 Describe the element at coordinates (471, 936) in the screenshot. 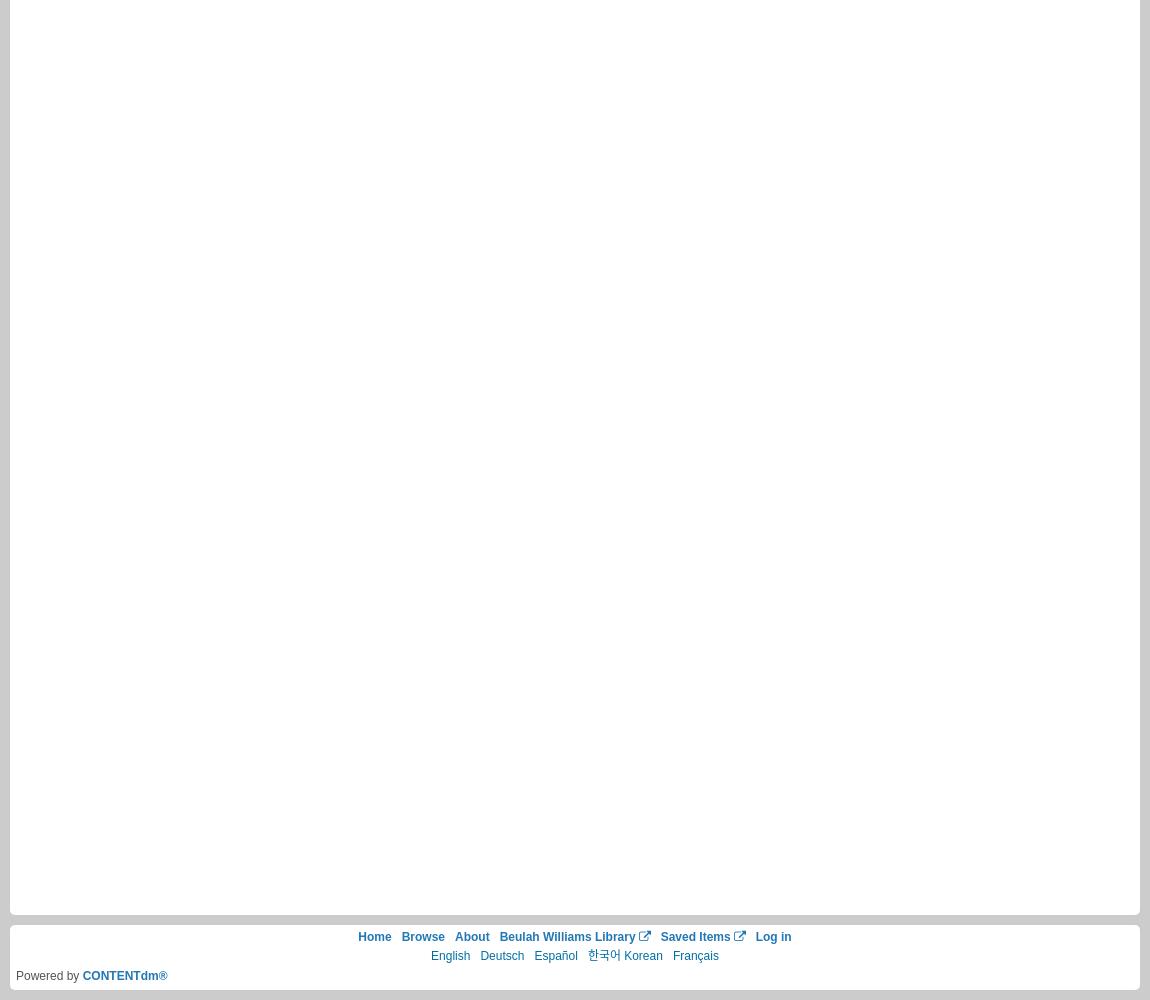

I see `'About'` at that location.